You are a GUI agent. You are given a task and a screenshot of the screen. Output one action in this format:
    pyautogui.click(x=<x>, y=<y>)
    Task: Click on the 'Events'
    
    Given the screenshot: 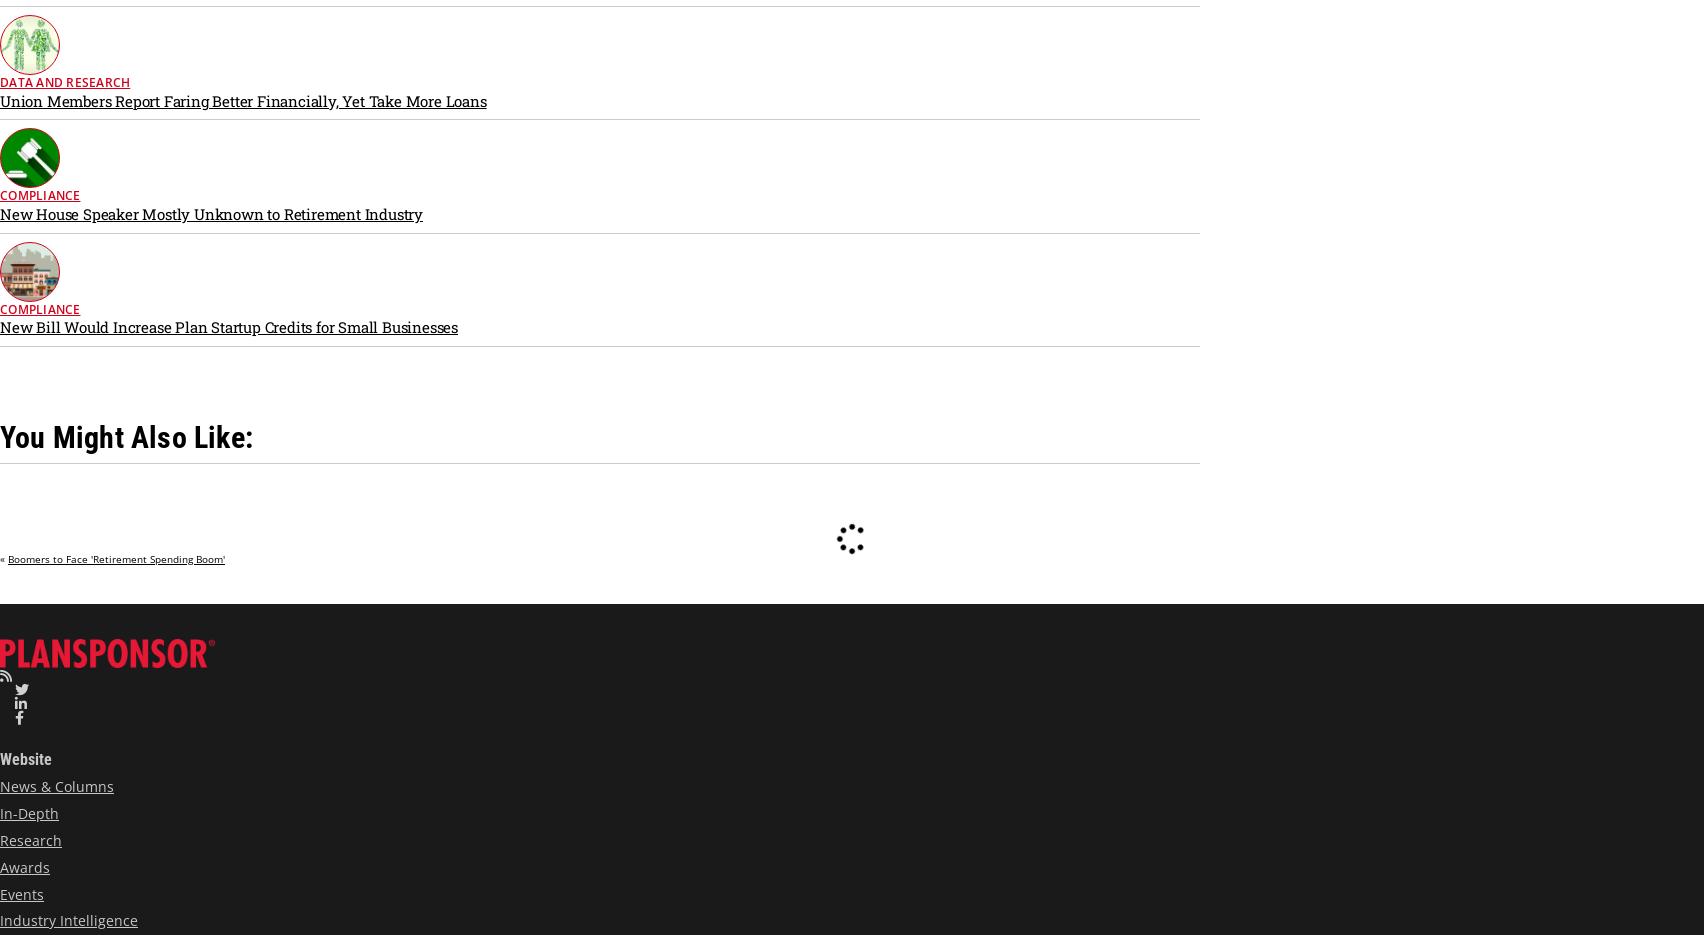 What is the action you would take?
    pyautogui.click(x=21, y=892)
    